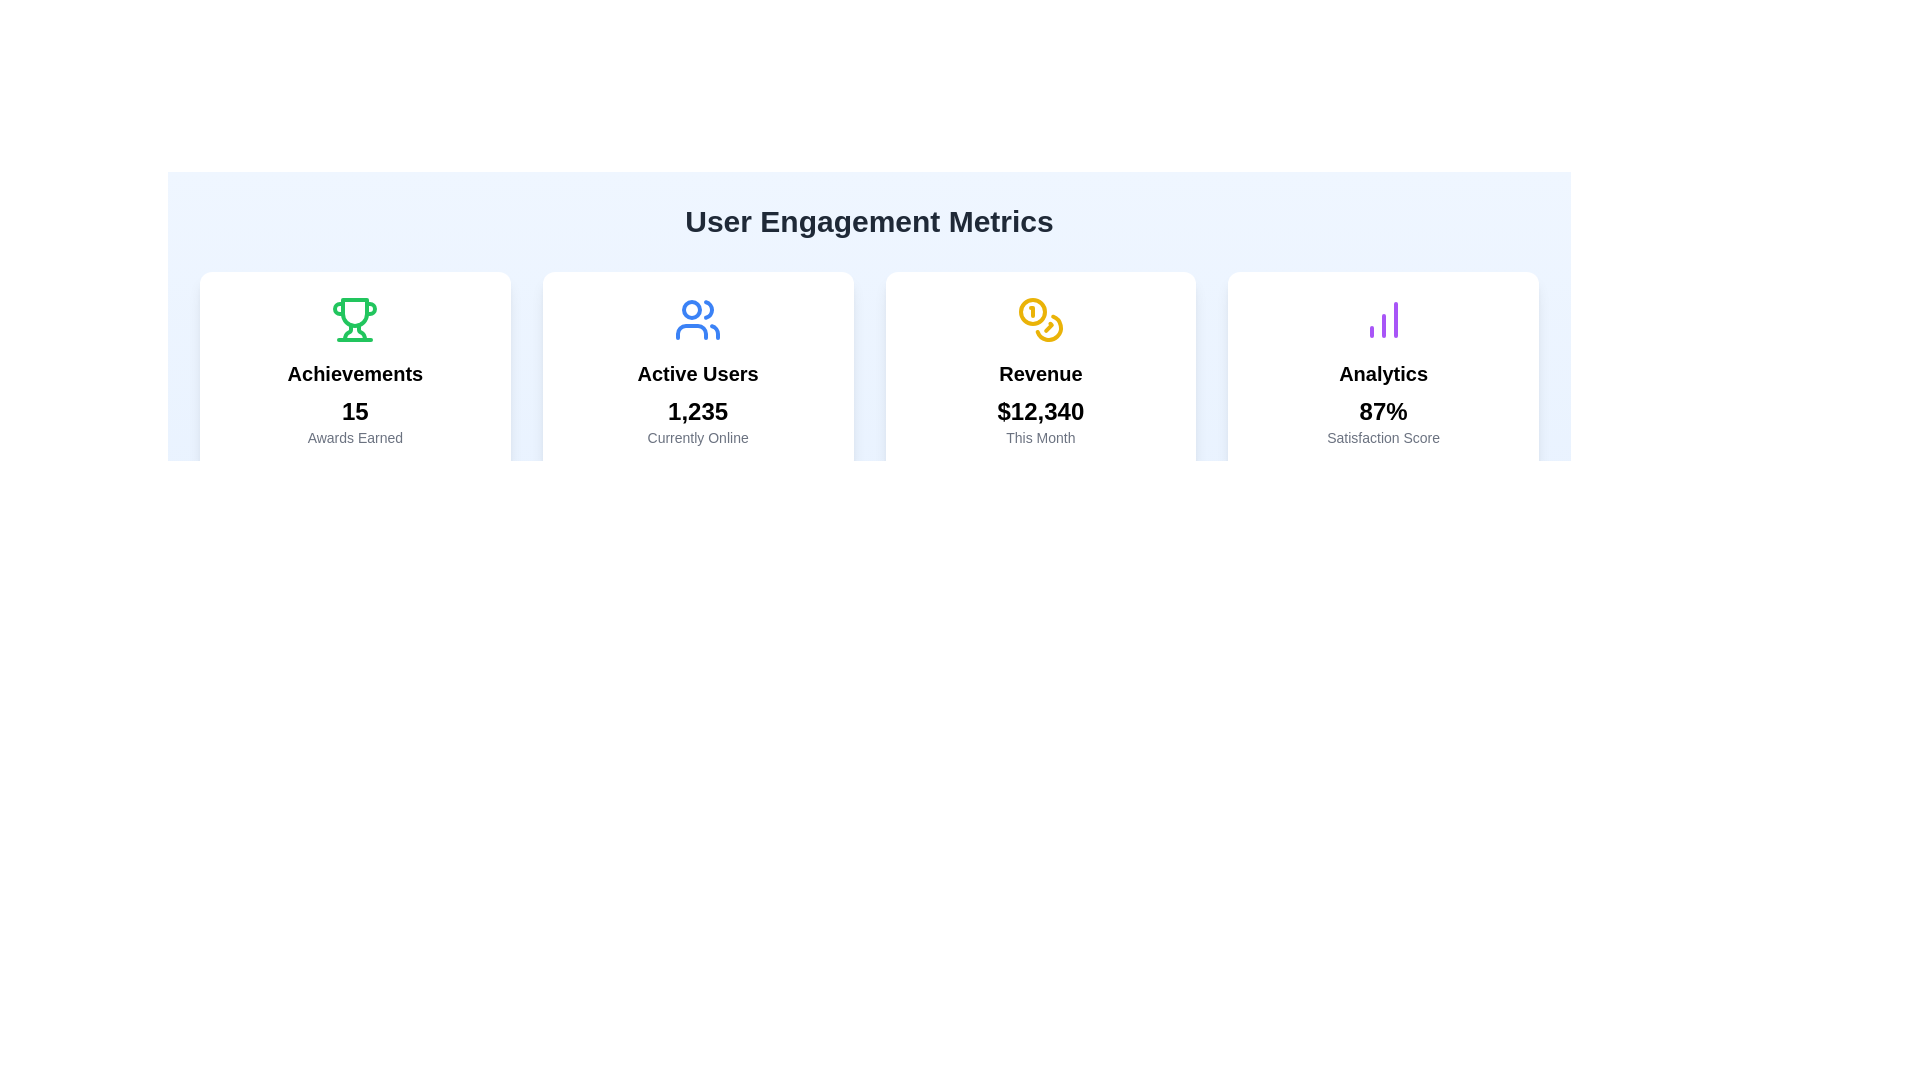 This screenshot has width=1920, height=1080. Describe the element at coordinates (355, 319) in the screenshot. I see `the icon representing achievements located at the top-center of the first card under the 'User Engagement Metrics' section, above the text 'Achievements', '15', and 'Awards Earned'` at that location.